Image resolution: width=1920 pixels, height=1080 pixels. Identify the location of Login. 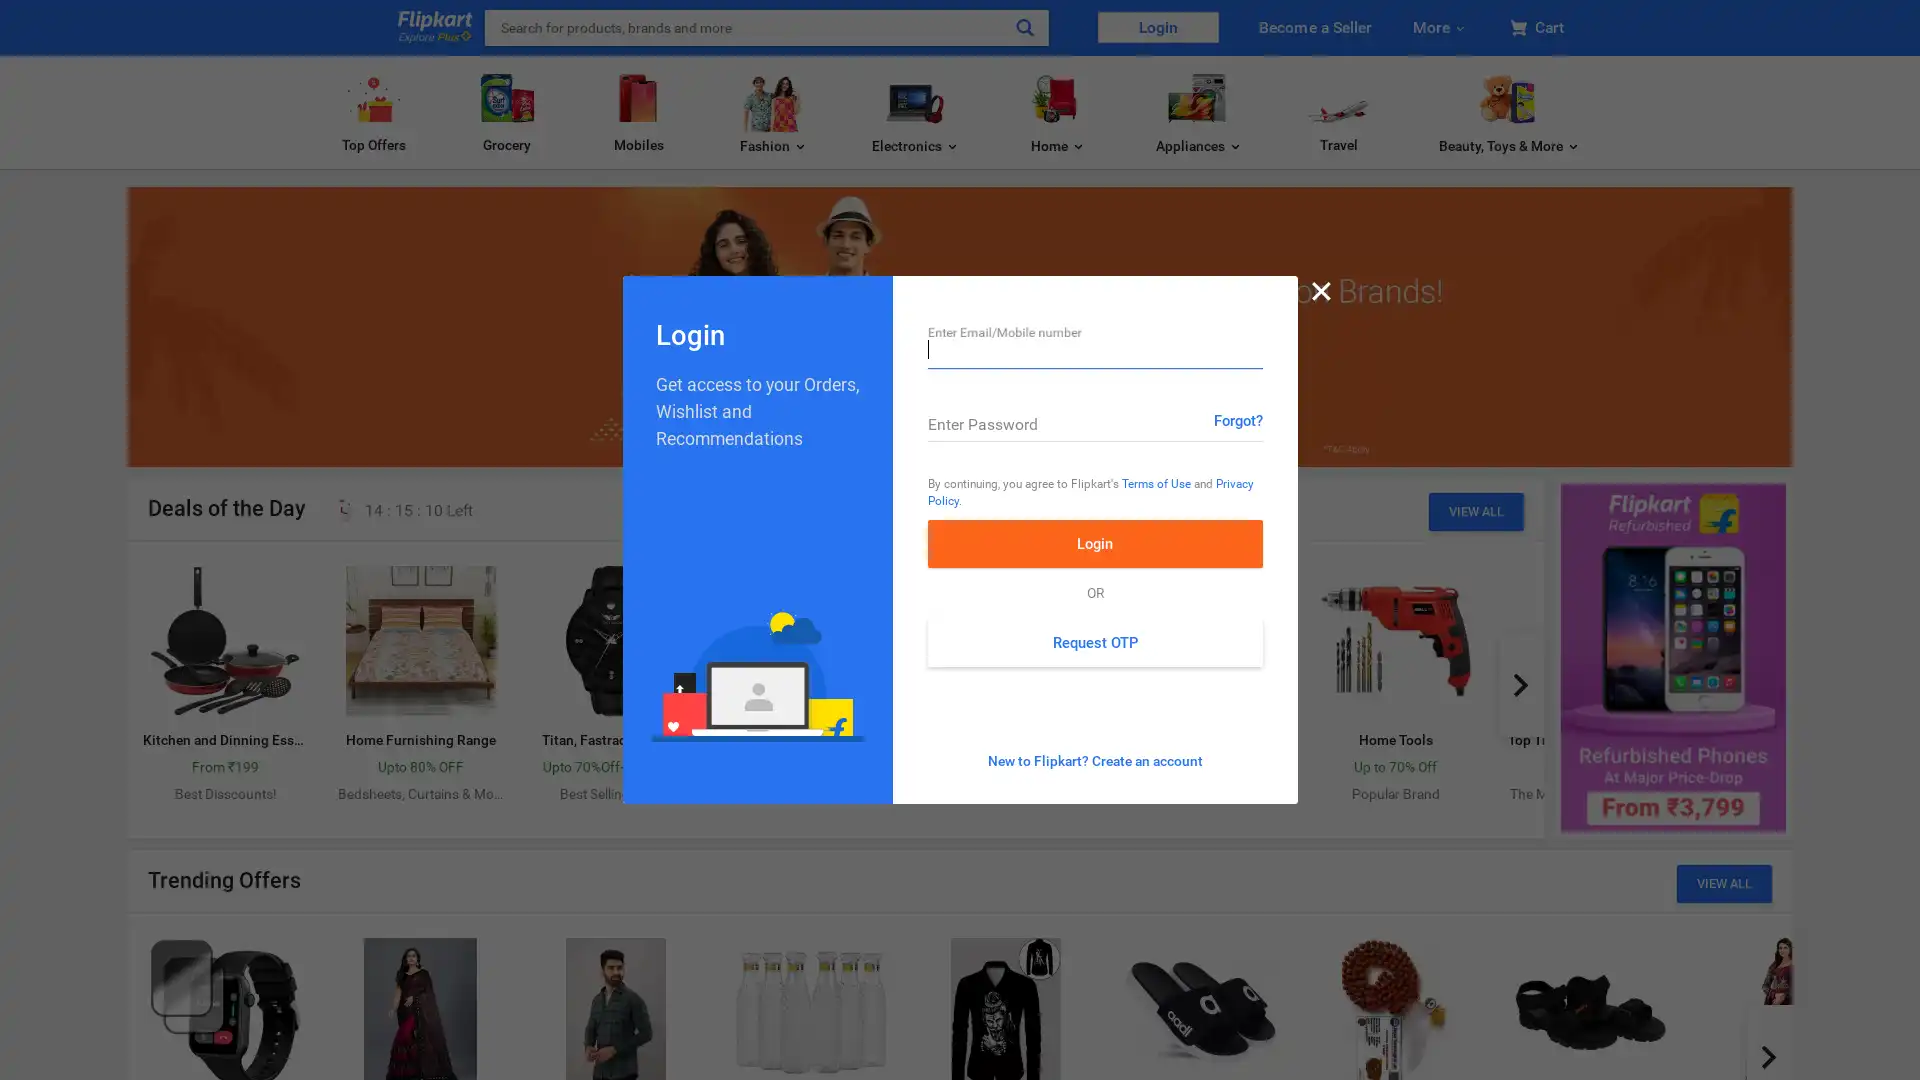
(1093, 543).